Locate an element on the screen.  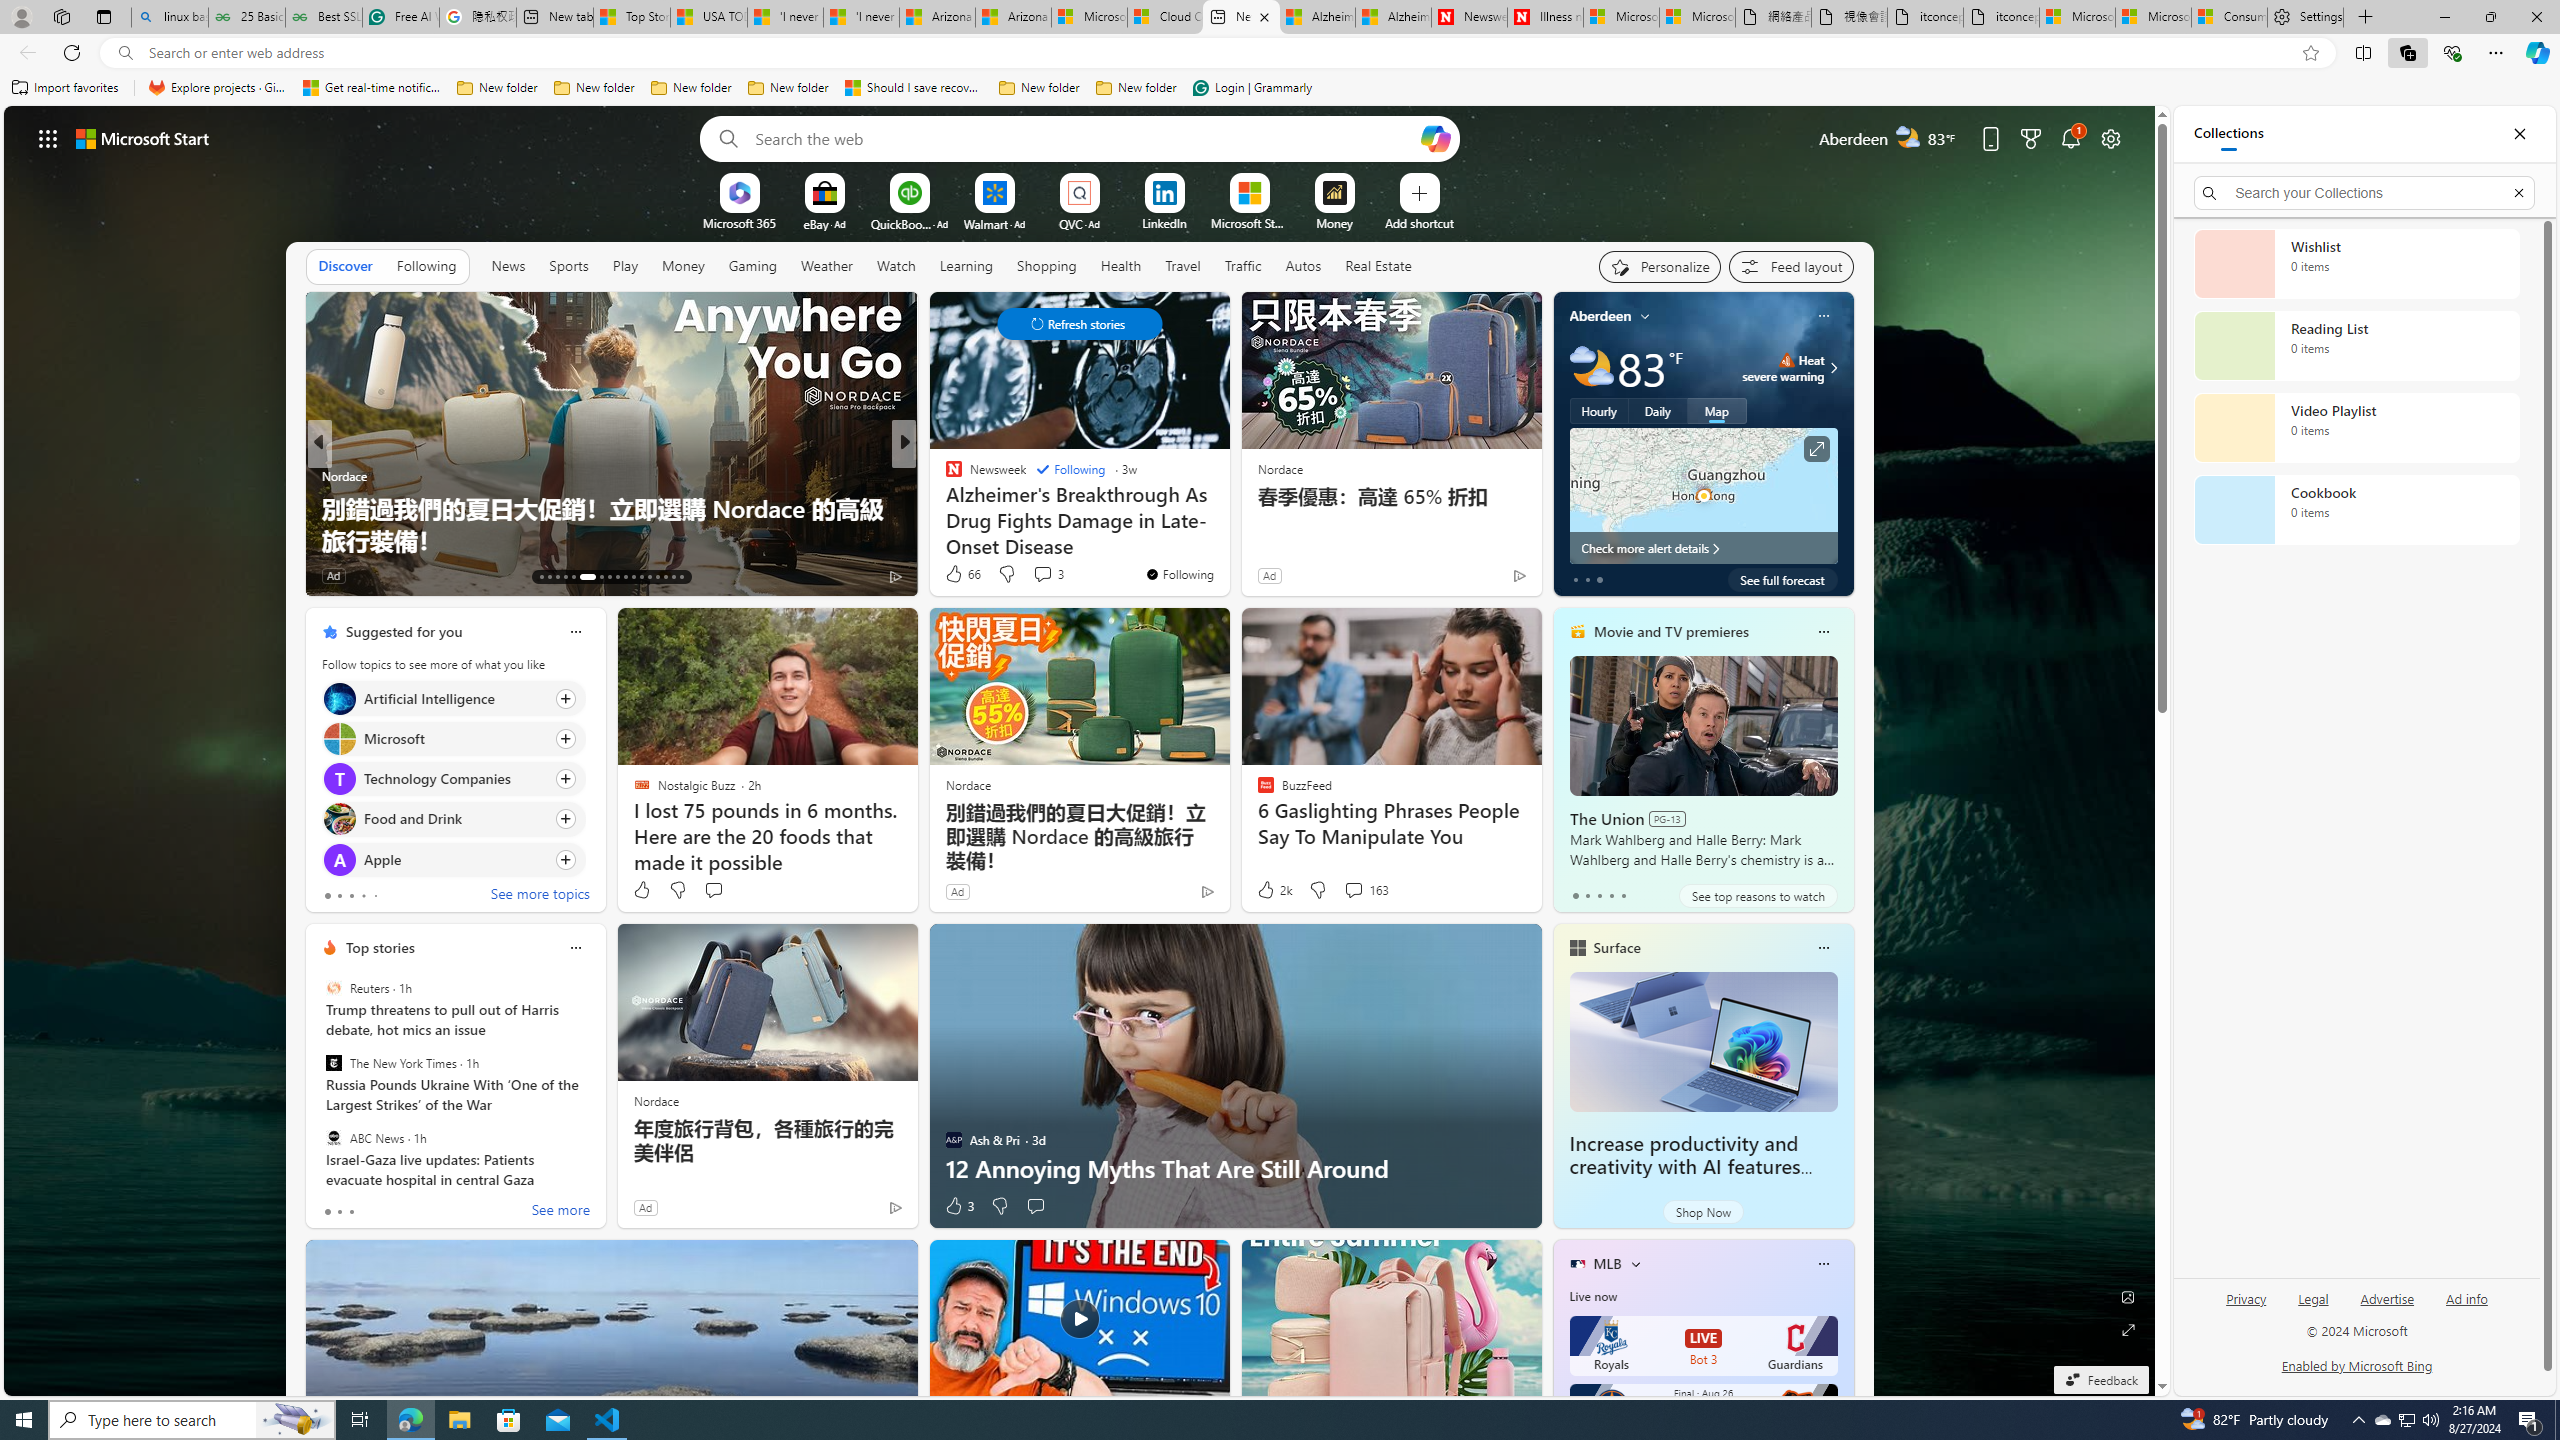
'Edit Background' is located at coordinates (2127, 1295).